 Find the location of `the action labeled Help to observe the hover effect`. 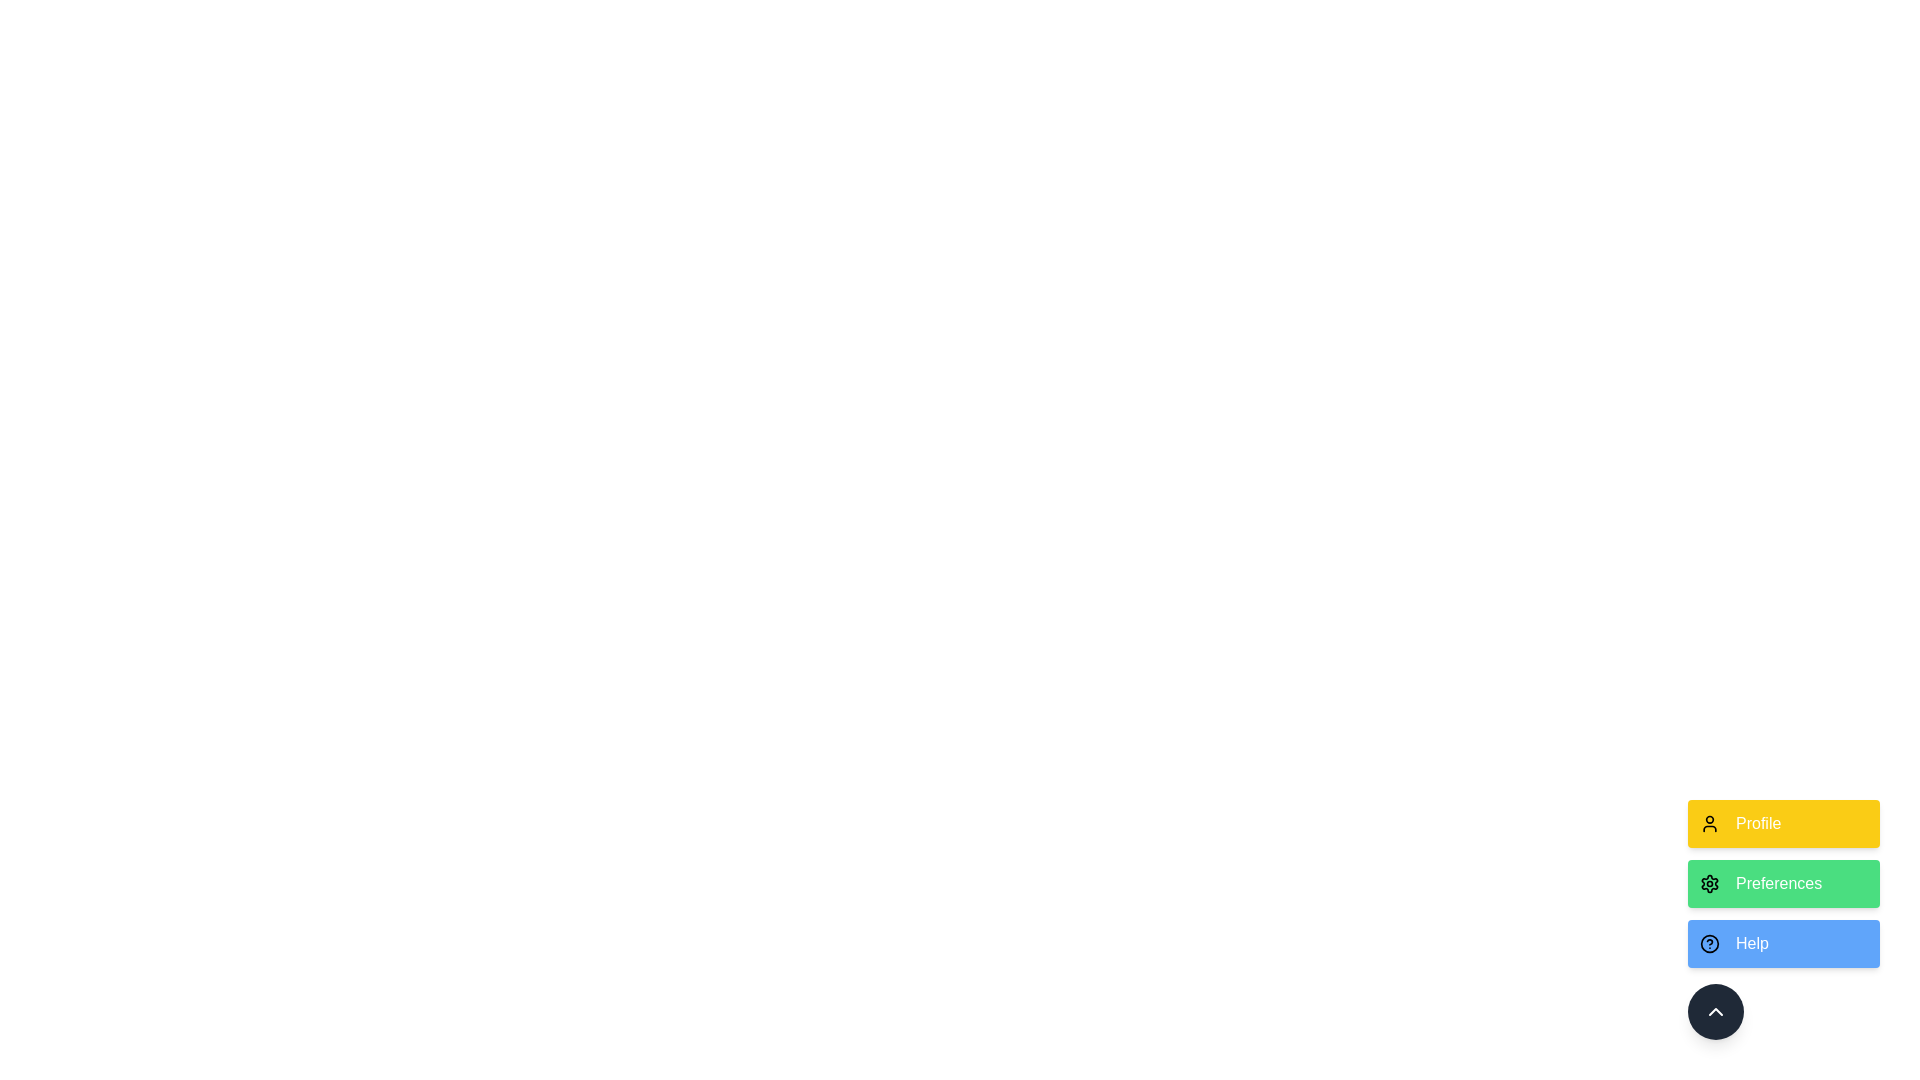

the action labeled Help to observe the hover effect is located at coordinates (1784, 944).